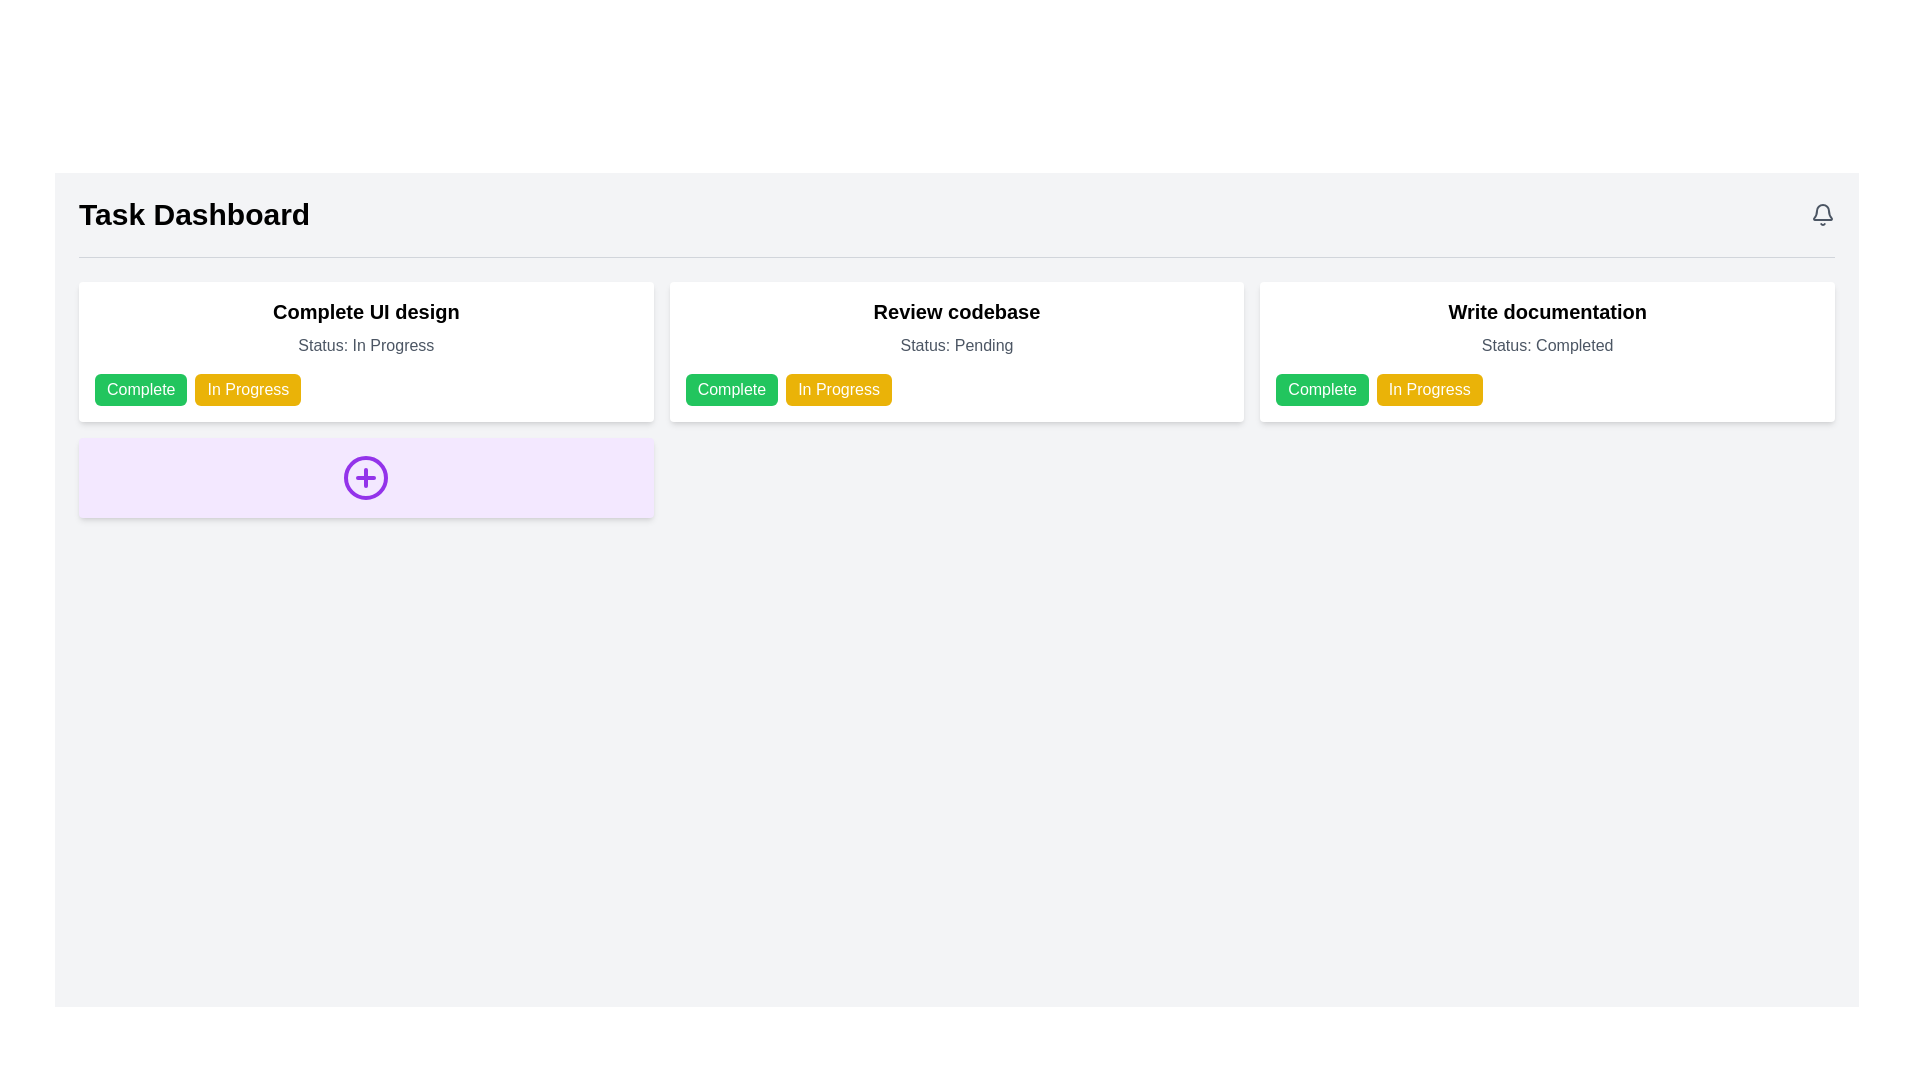  I want to click on the 'In Progress' button, which is a rectangular button with a vibrant yellow background and white text, located to the right of the 'Complete' button in a flex layout below the 'Review codebase' card, so click(839, 389).